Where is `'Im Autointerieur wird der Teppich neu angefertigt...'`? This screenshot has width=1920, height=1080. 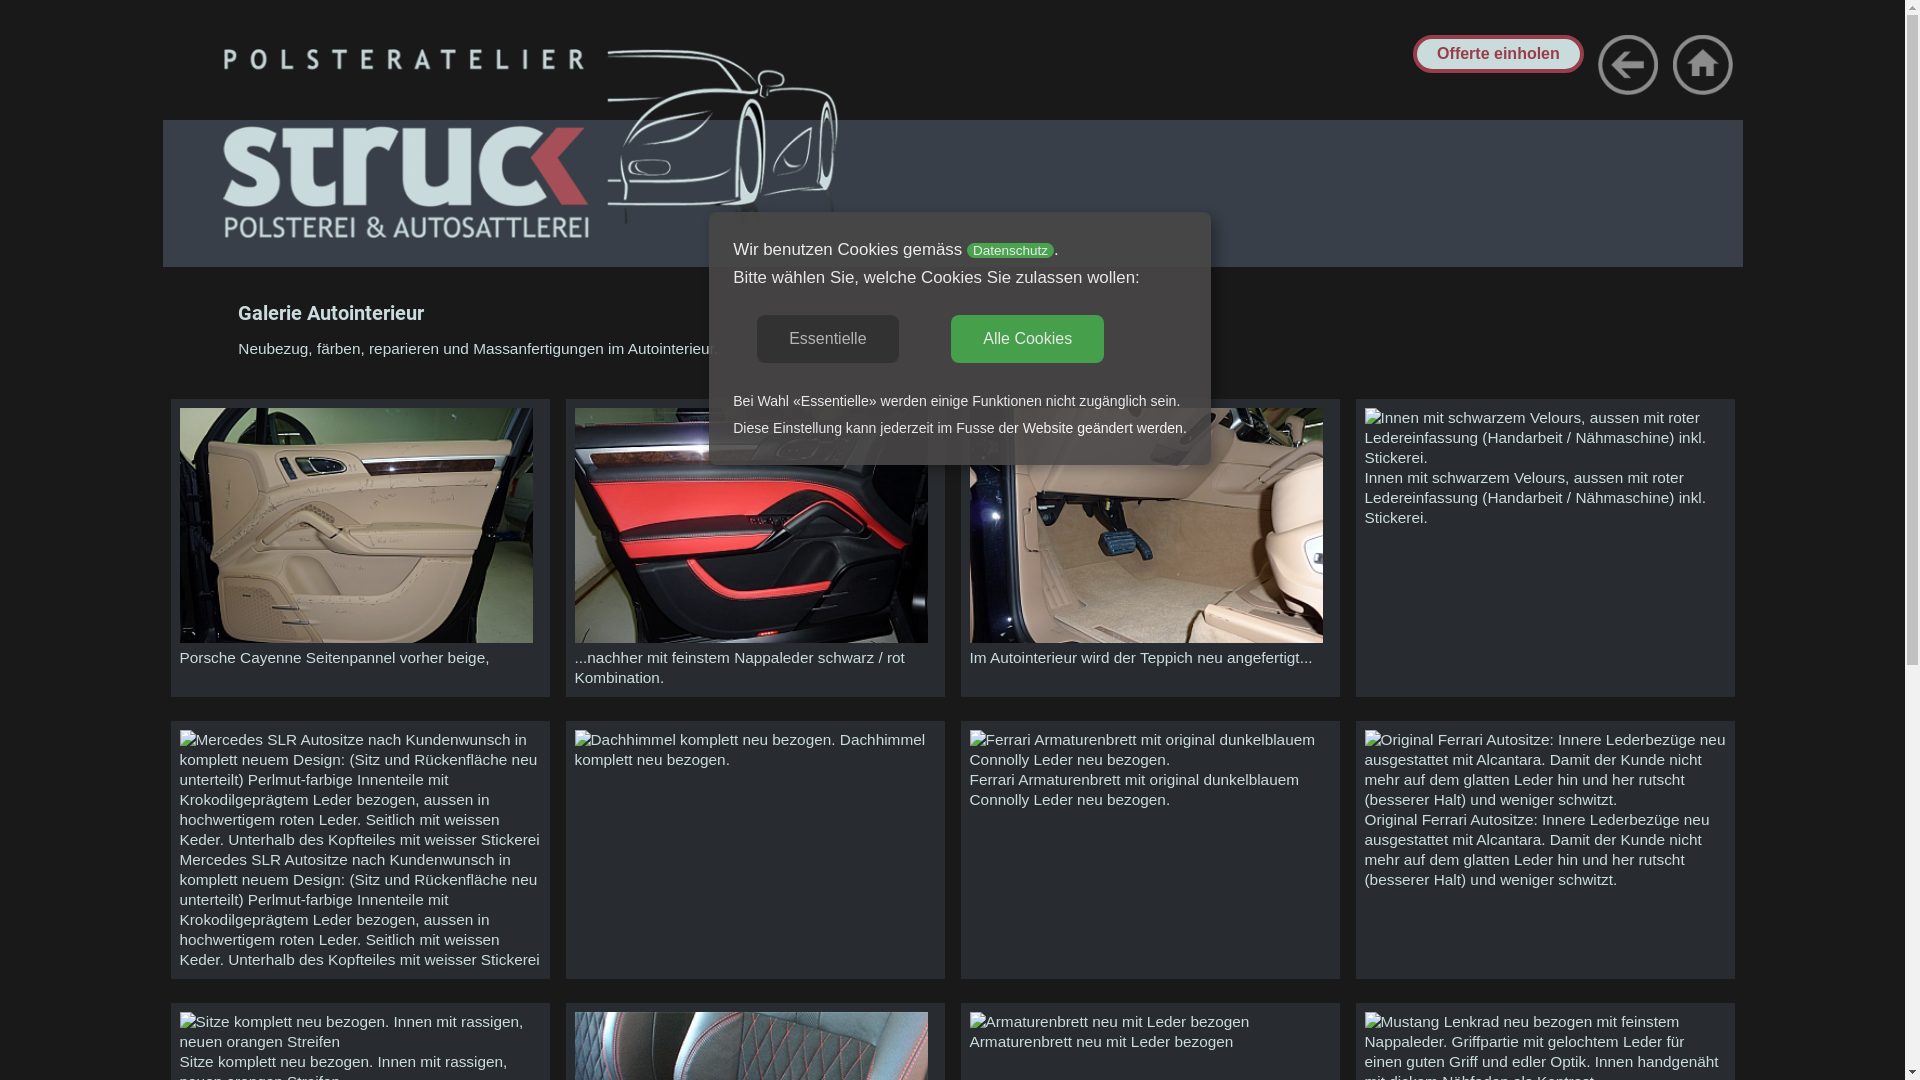 'Im Autointerieur wird der Teppich neu angefertigt...' is located at coordinates (969, 637).